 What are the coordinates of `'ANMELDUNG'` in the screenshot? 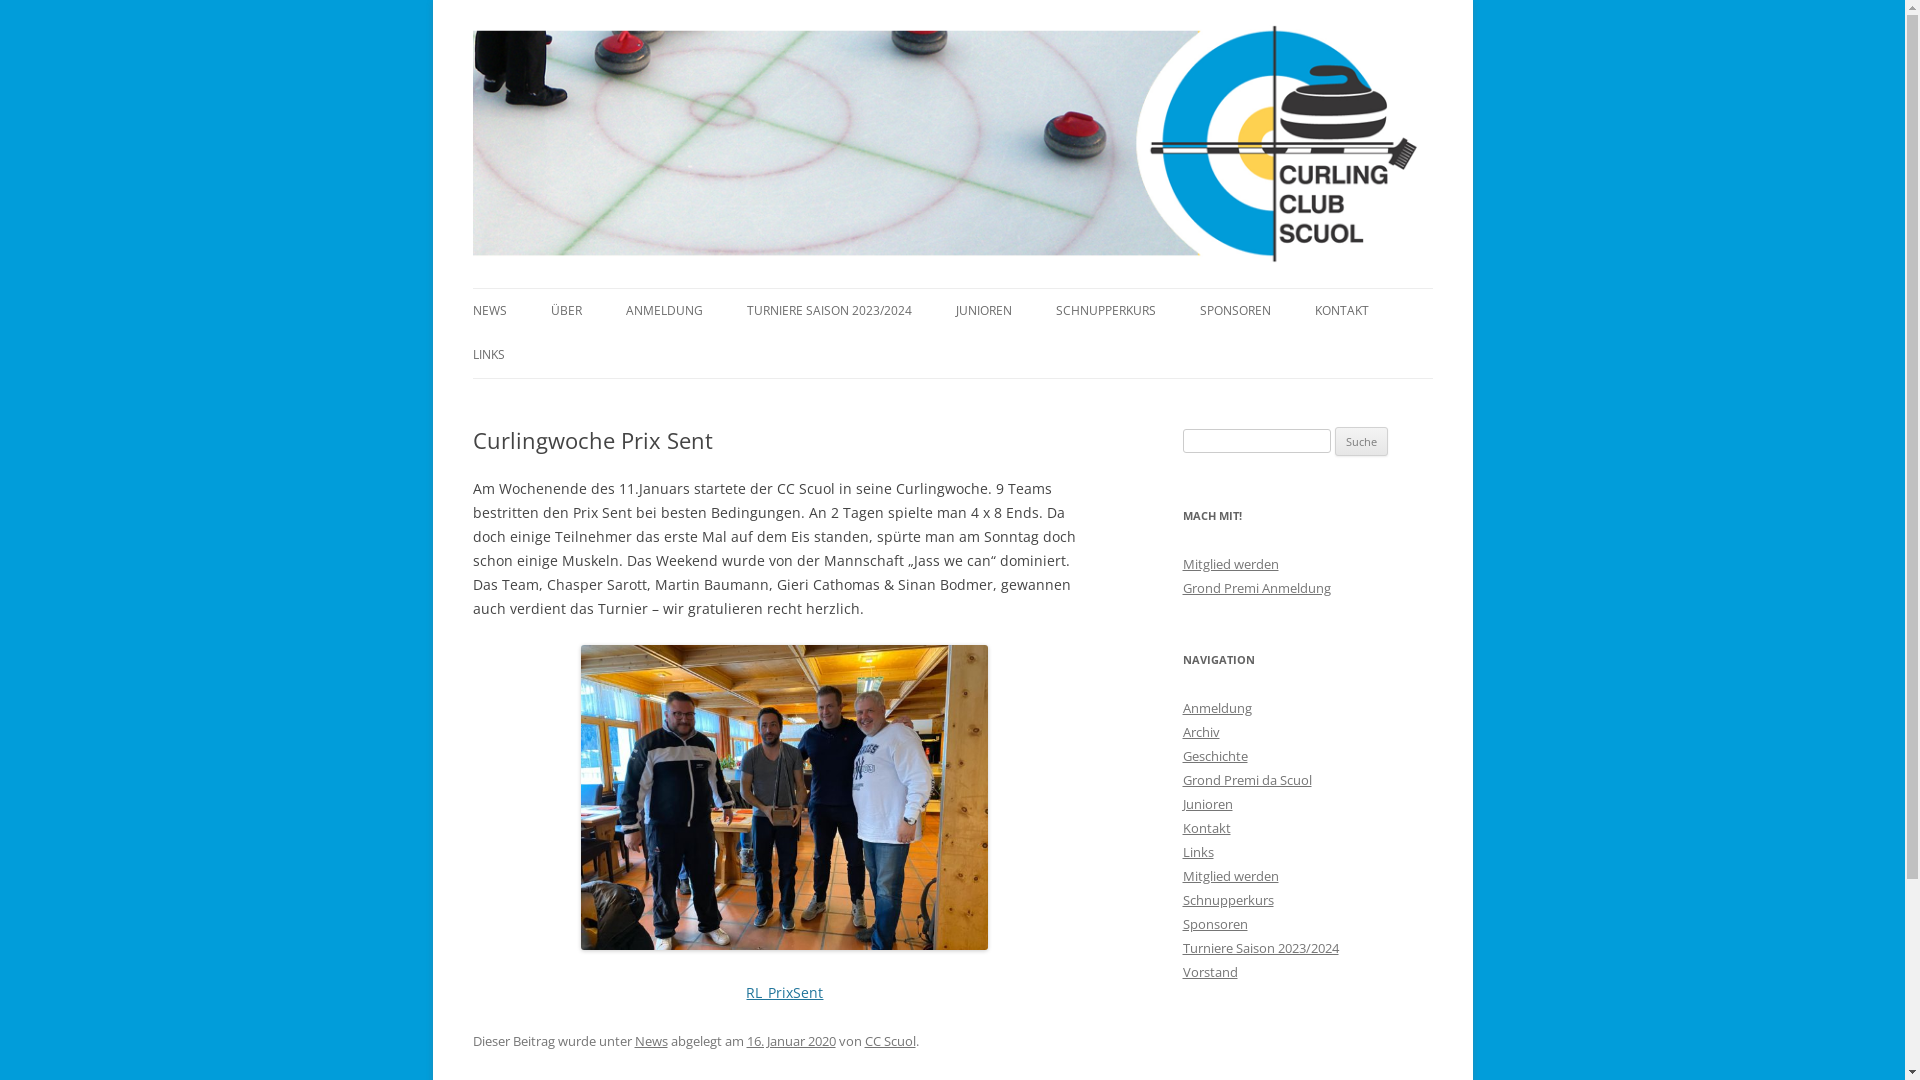 It's located at (664, 311).